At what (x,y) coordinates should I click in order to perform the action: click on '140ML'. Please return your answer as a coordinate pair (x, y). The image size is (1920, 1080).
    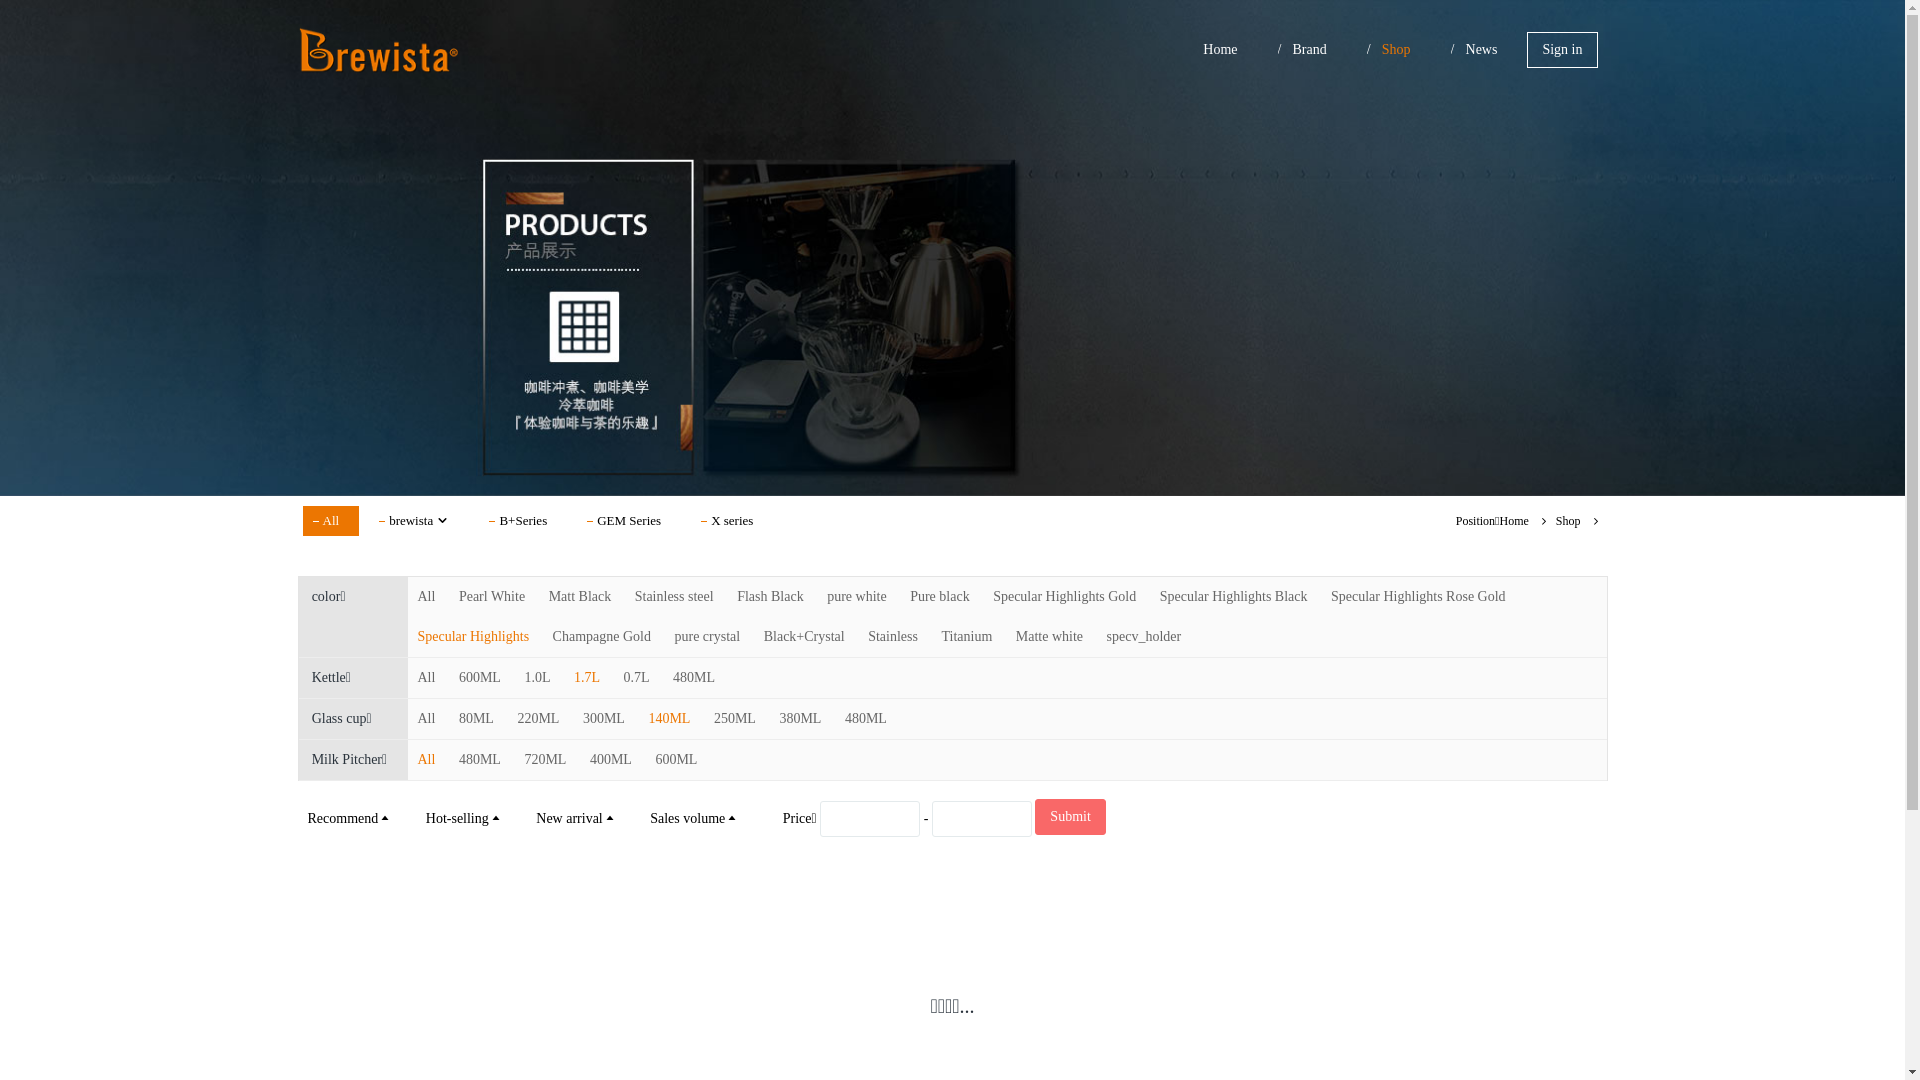
    Looking at the image, I should click on (668, 717).